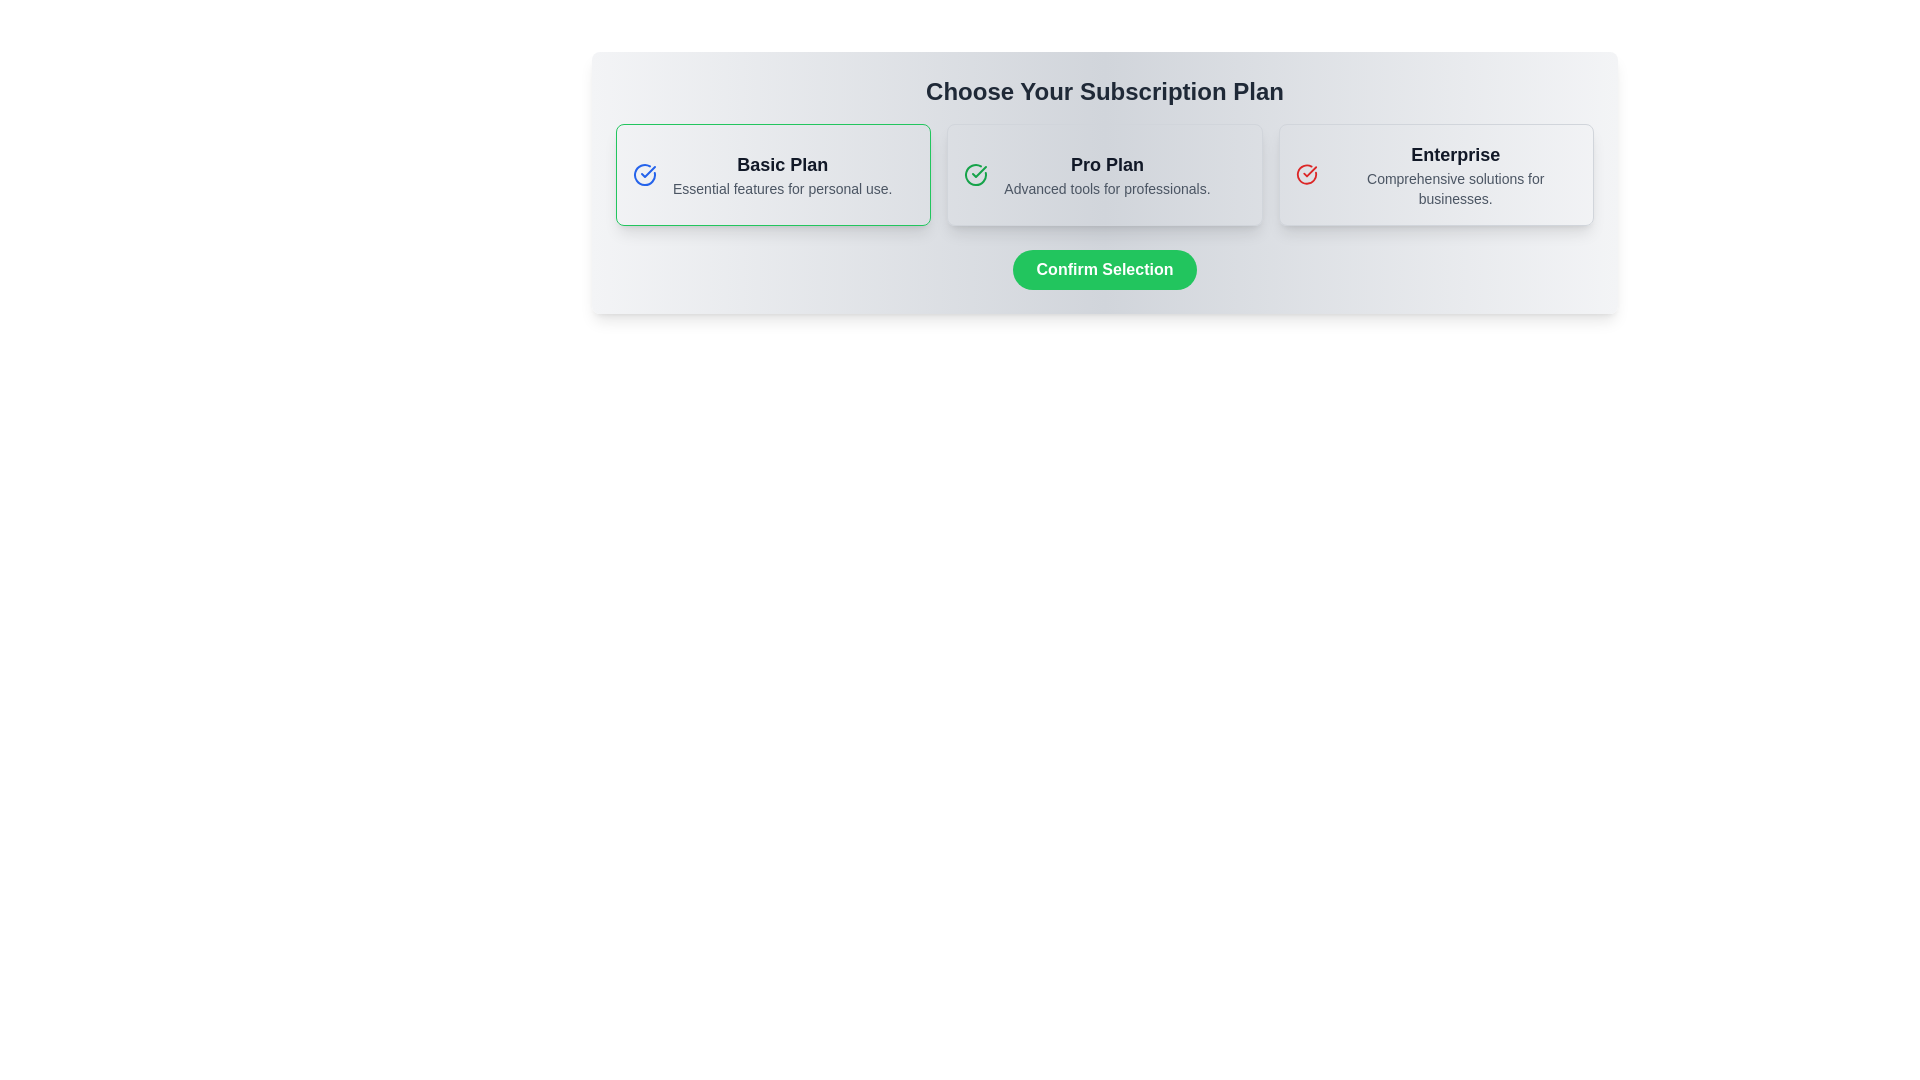 The height and width of the screenshot is (1080, 1920). I want to click on the Graphical Indicator (checkmark icon) located within the 'Basic Plan' card to detect any hover-specific effects, so click(979, 171).